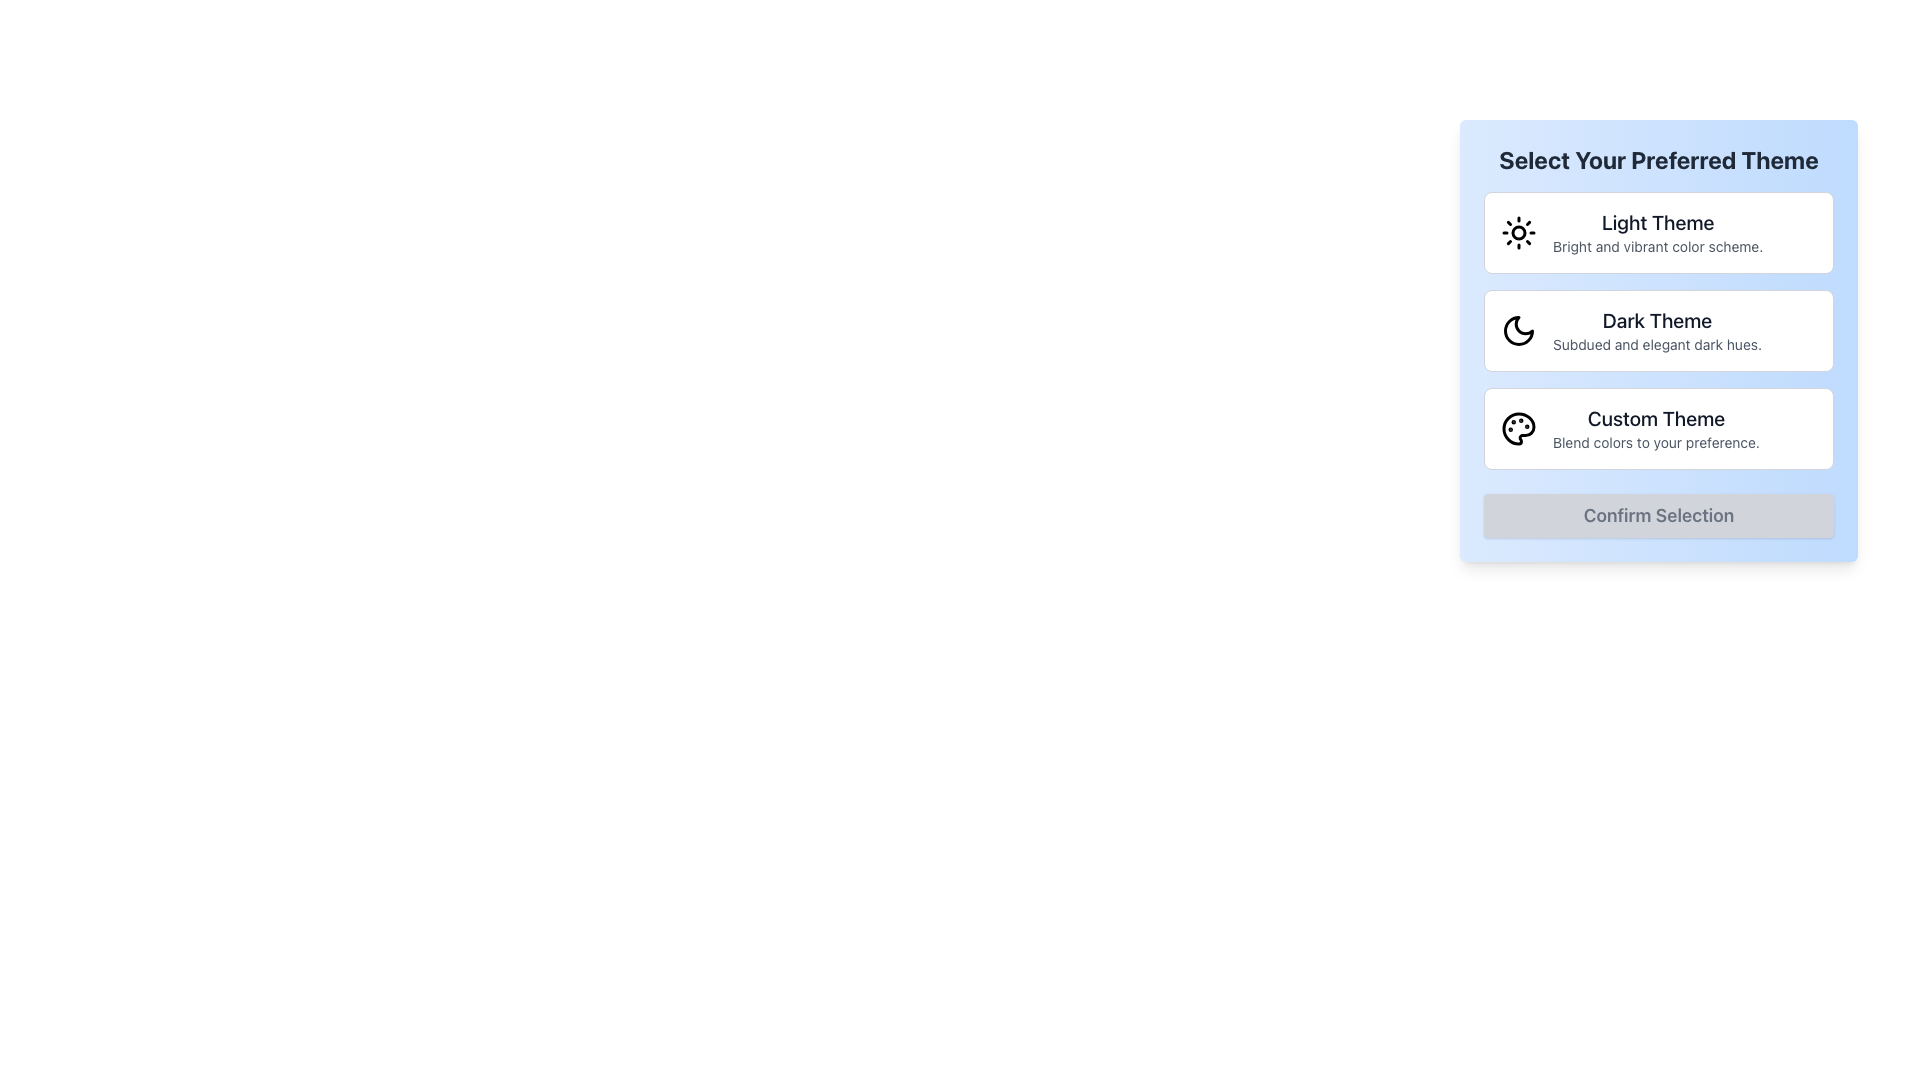  What do you see at coordinates (1658, 245) in the screenshot?
I see `the text label that describes the 'Light Theme', located beneath the title 'Light Theme' in the first theme option on the right side of the interface` at bounding box center [1658, 245].